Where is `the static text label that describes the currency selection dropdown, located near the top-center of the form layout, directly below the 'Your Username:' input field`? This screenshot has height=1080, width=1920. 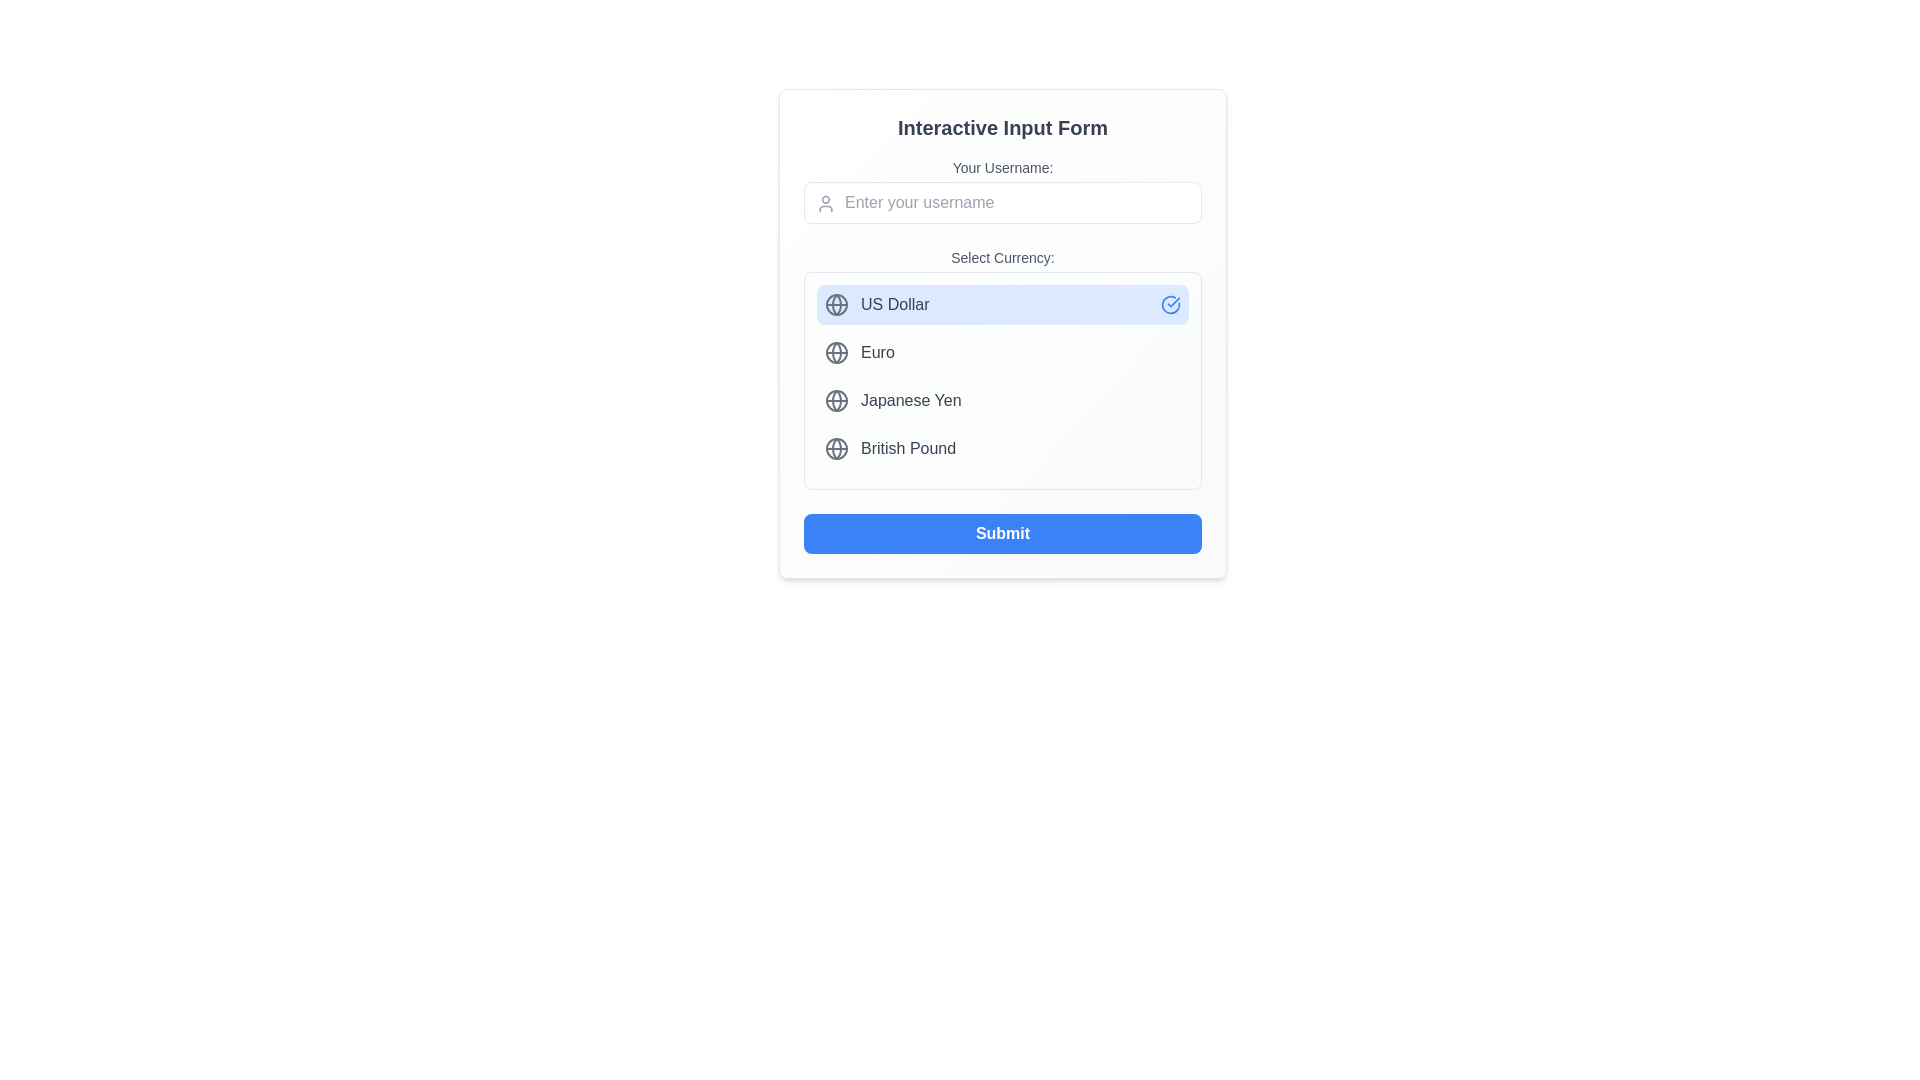
the static text label that describes the currency selection dropdown, located near the top-center of the form layout, directly below the 'Your Username:' input field is located at coordinates (1003, 257).